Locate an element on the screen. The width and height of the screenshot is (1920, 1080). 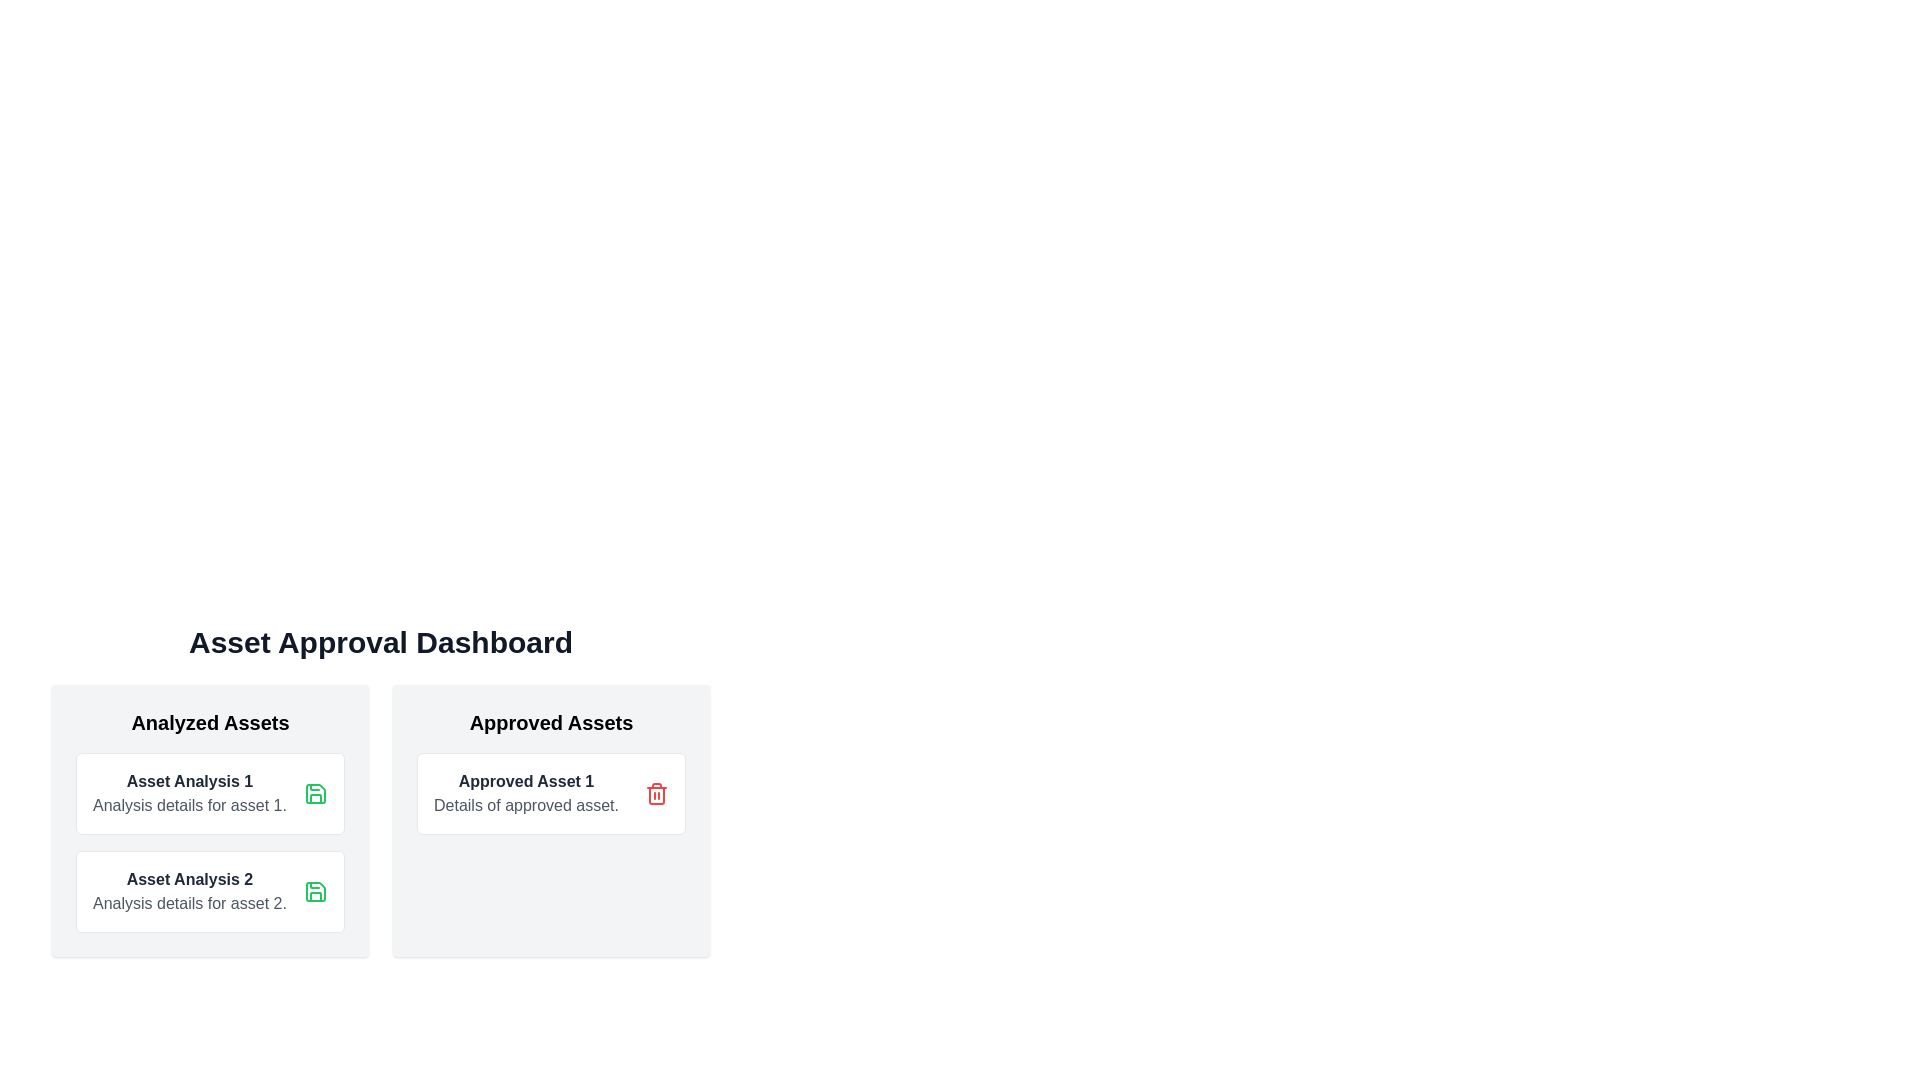
information provided in the text block titled 'Asset Analysis 1' located in the first card of the 'Analyzed Assets' section is located at coordinates (189, 793).